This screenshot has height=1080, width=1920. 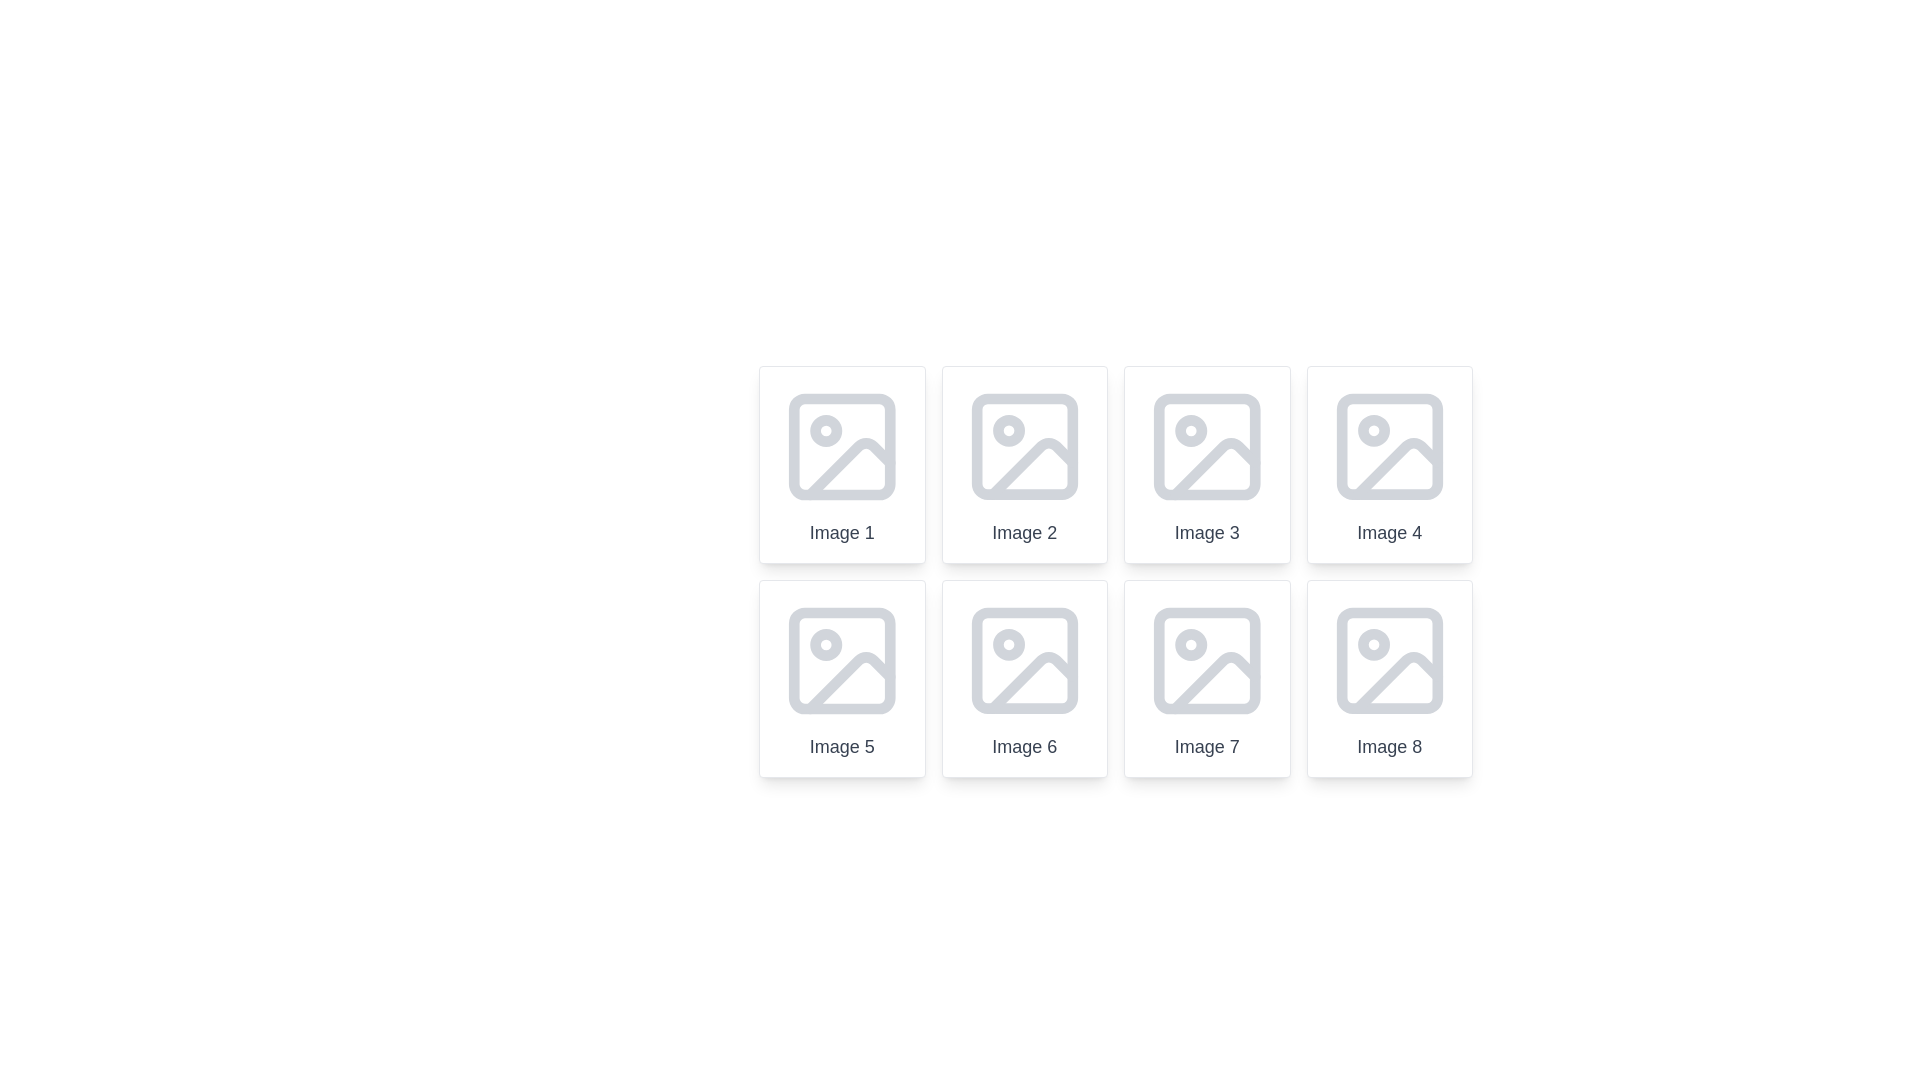 I want to click on the caption text below the graphic placeholder for 'Image 4' to edit the label, so click(x=1388, y=465).